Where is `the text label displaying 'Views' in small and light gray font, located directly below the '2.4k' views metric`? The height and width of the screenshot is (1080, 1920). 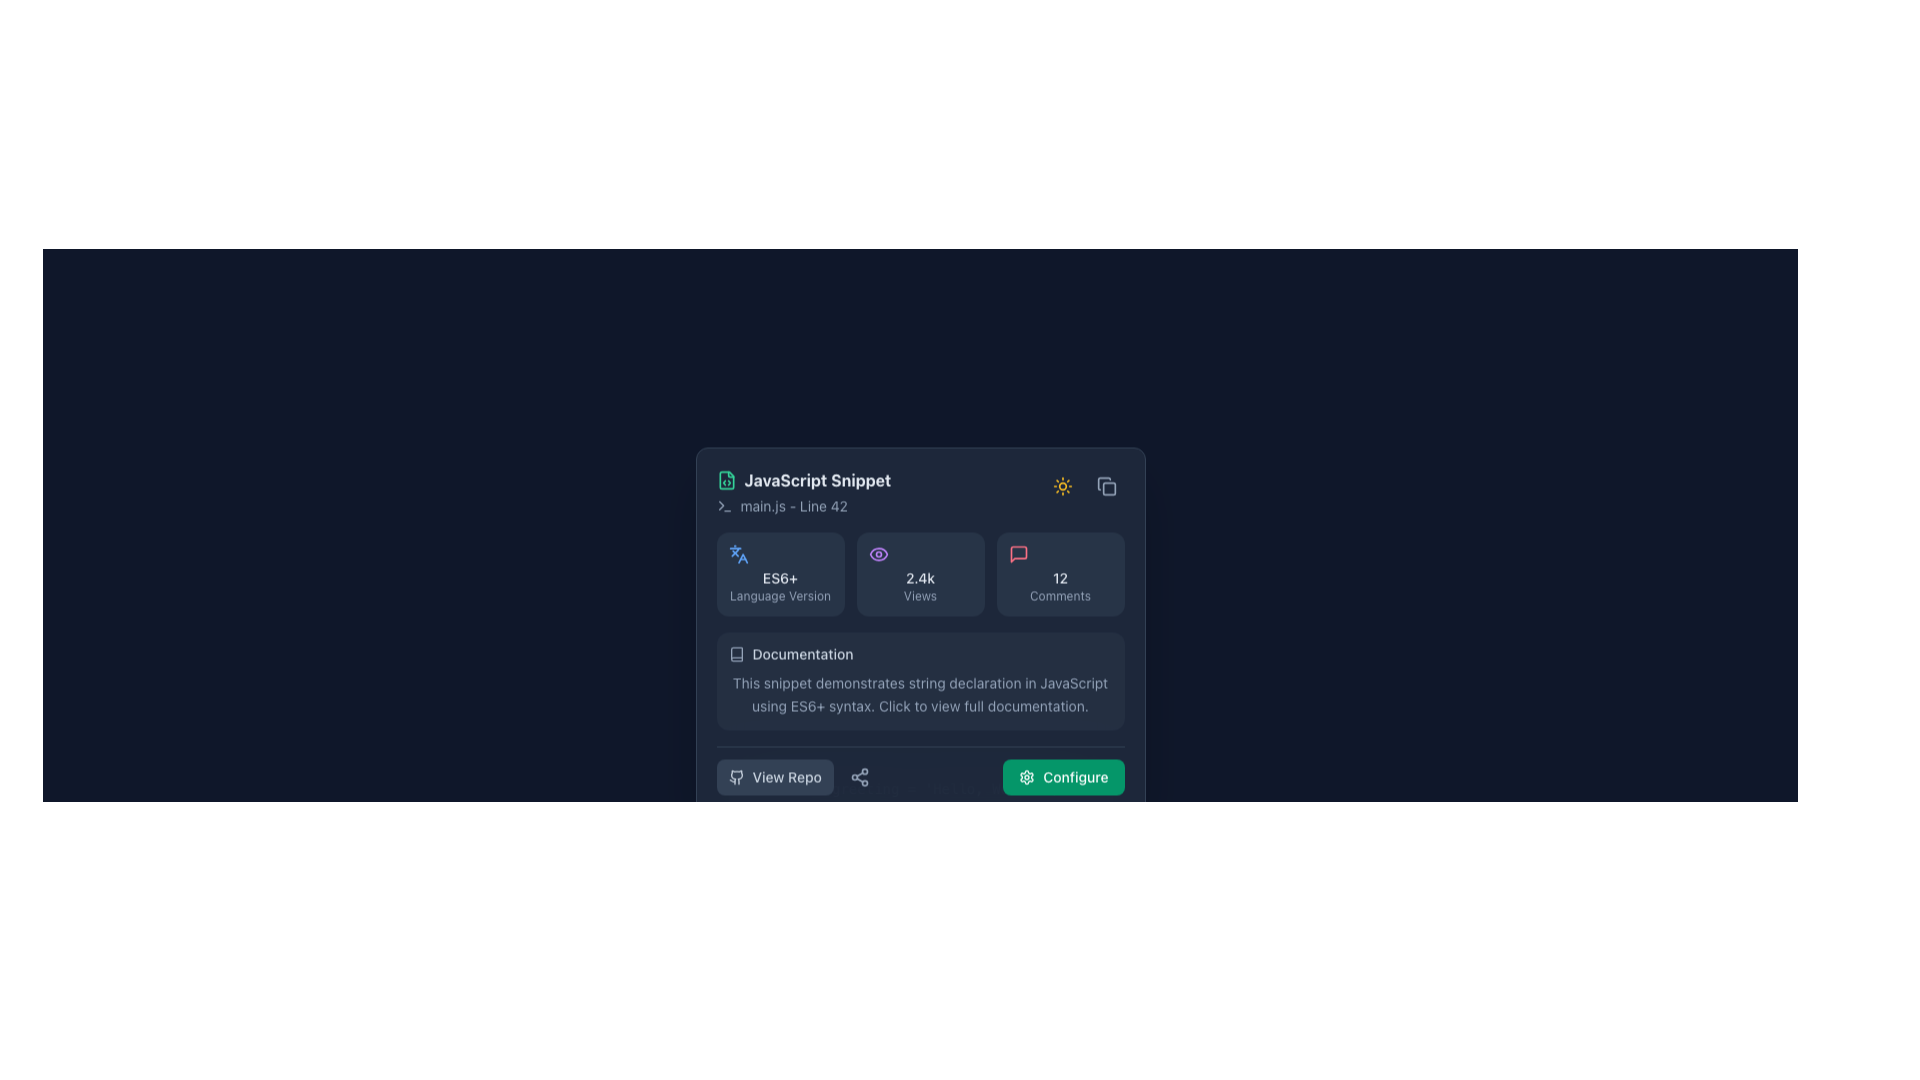
the text label displaying 'Views' in small and light gray font, located directly below the '2.4k' views metric is located at coordinates (919, 595).